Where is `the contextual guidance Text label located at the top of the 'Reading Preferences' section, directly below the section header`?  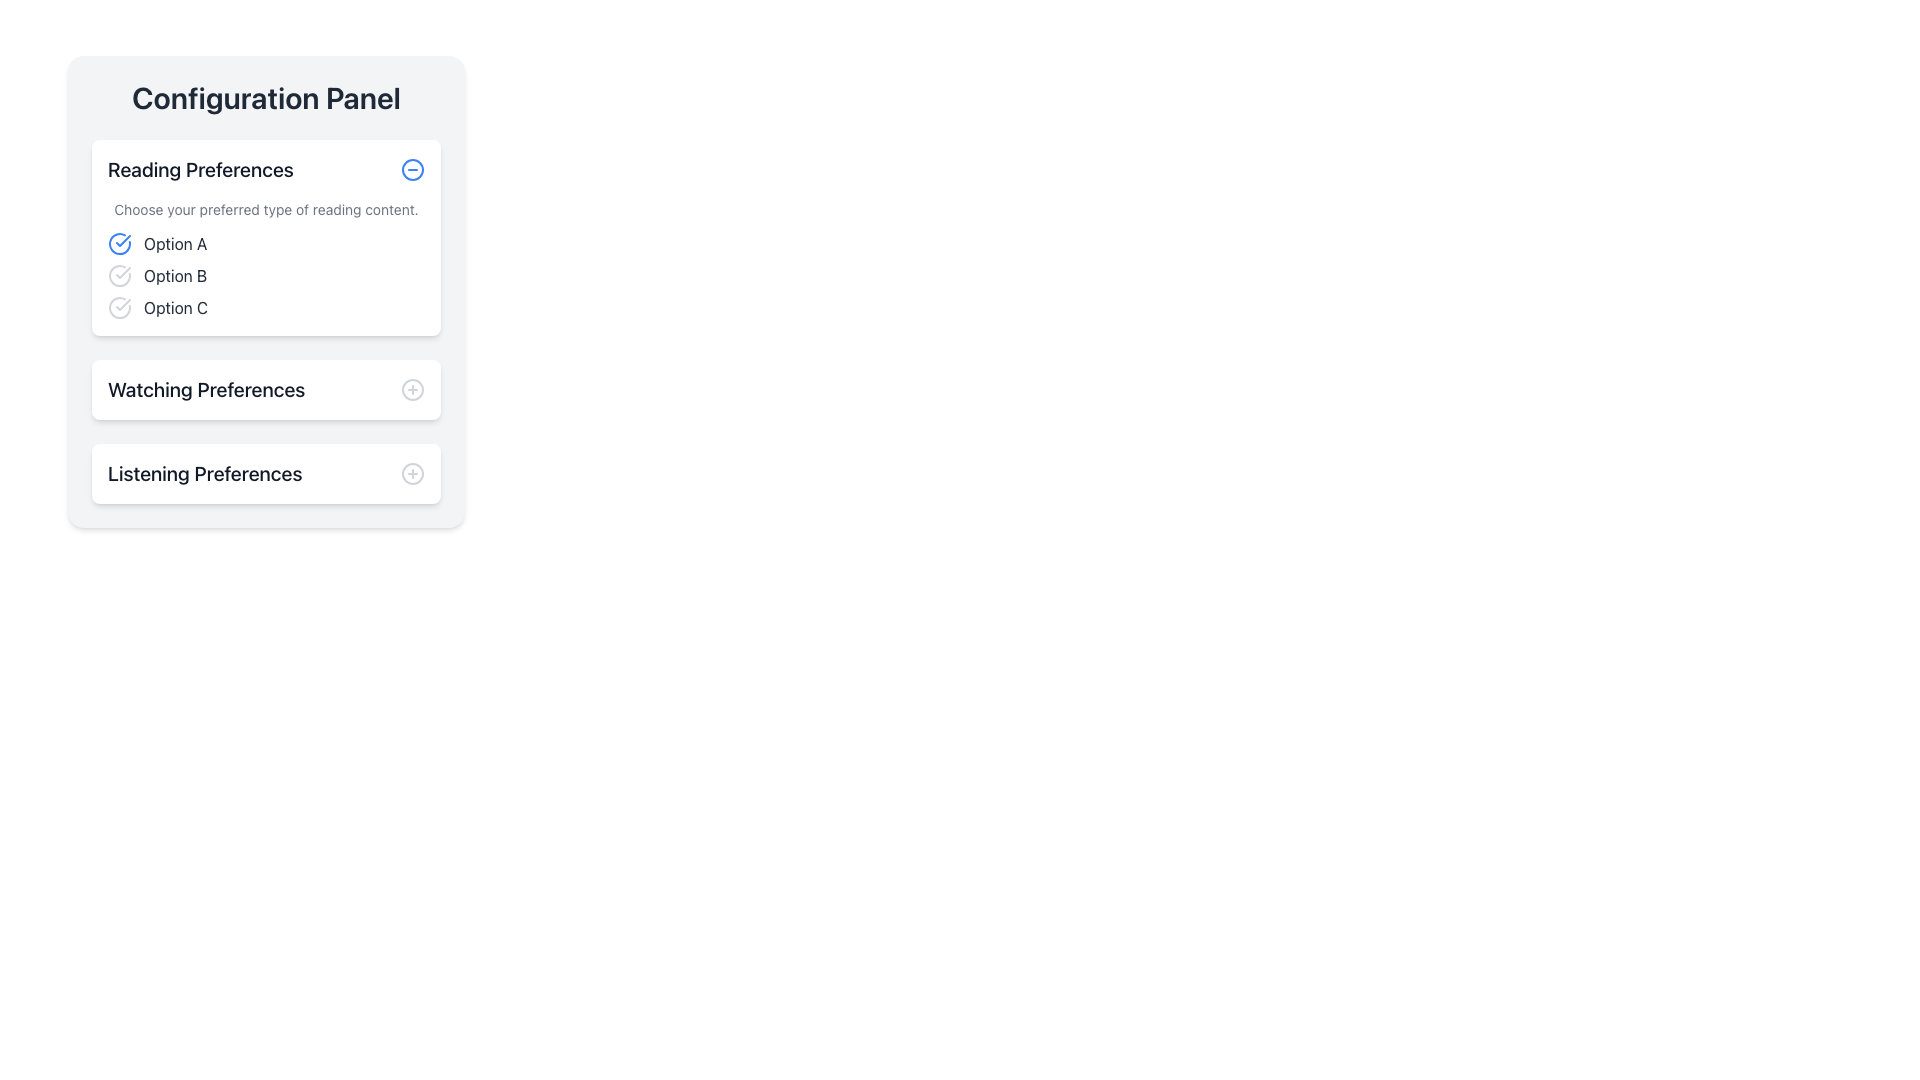
the contextual guidance Text label located at the top of the 'Reading Preferences' section, directly below the section header is located at coordinates (265, 209).